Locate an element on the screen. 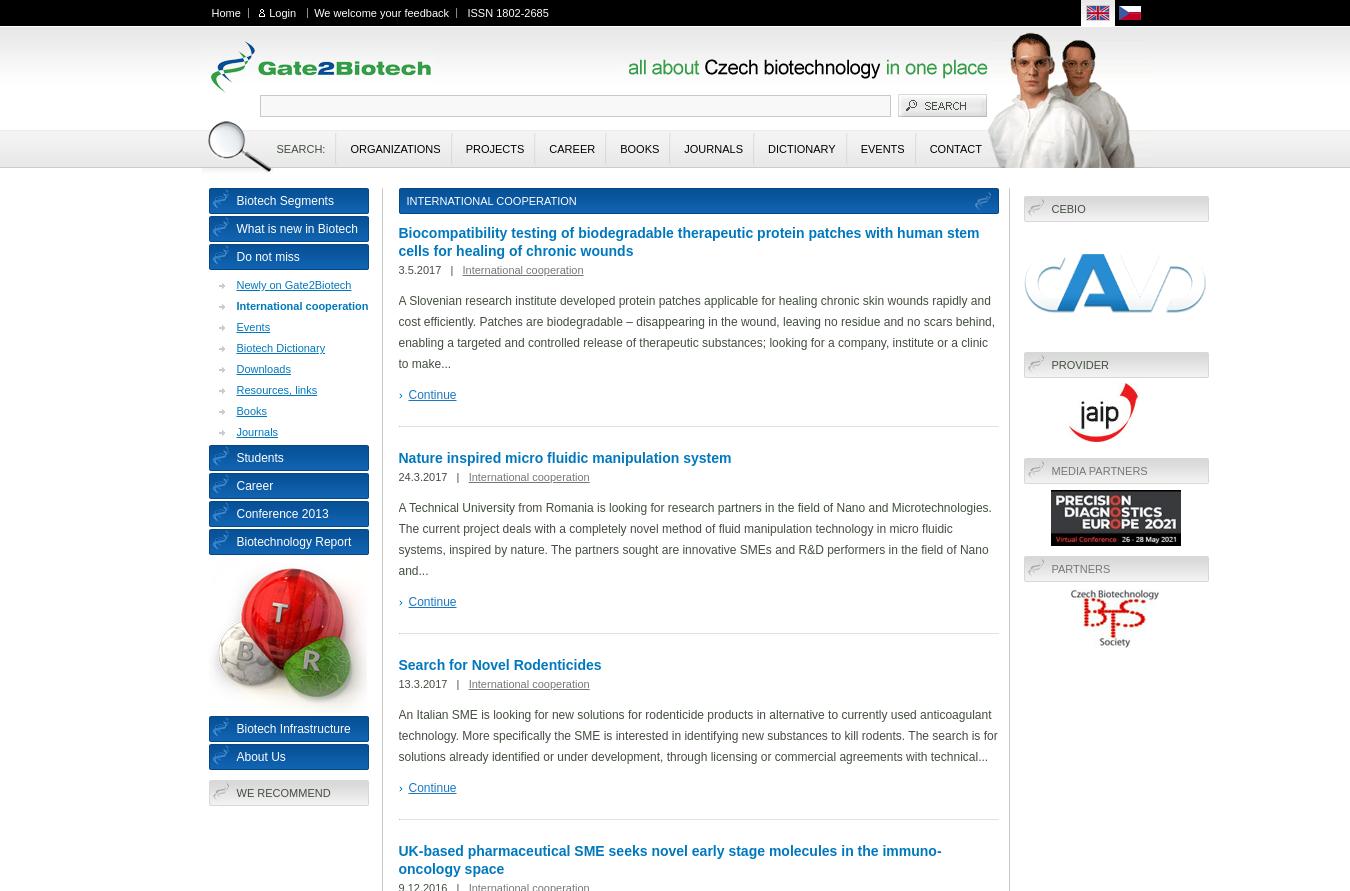 This screenshot has width=1350, height=891. 'Do not miss' is located at coordinates (266, 256).